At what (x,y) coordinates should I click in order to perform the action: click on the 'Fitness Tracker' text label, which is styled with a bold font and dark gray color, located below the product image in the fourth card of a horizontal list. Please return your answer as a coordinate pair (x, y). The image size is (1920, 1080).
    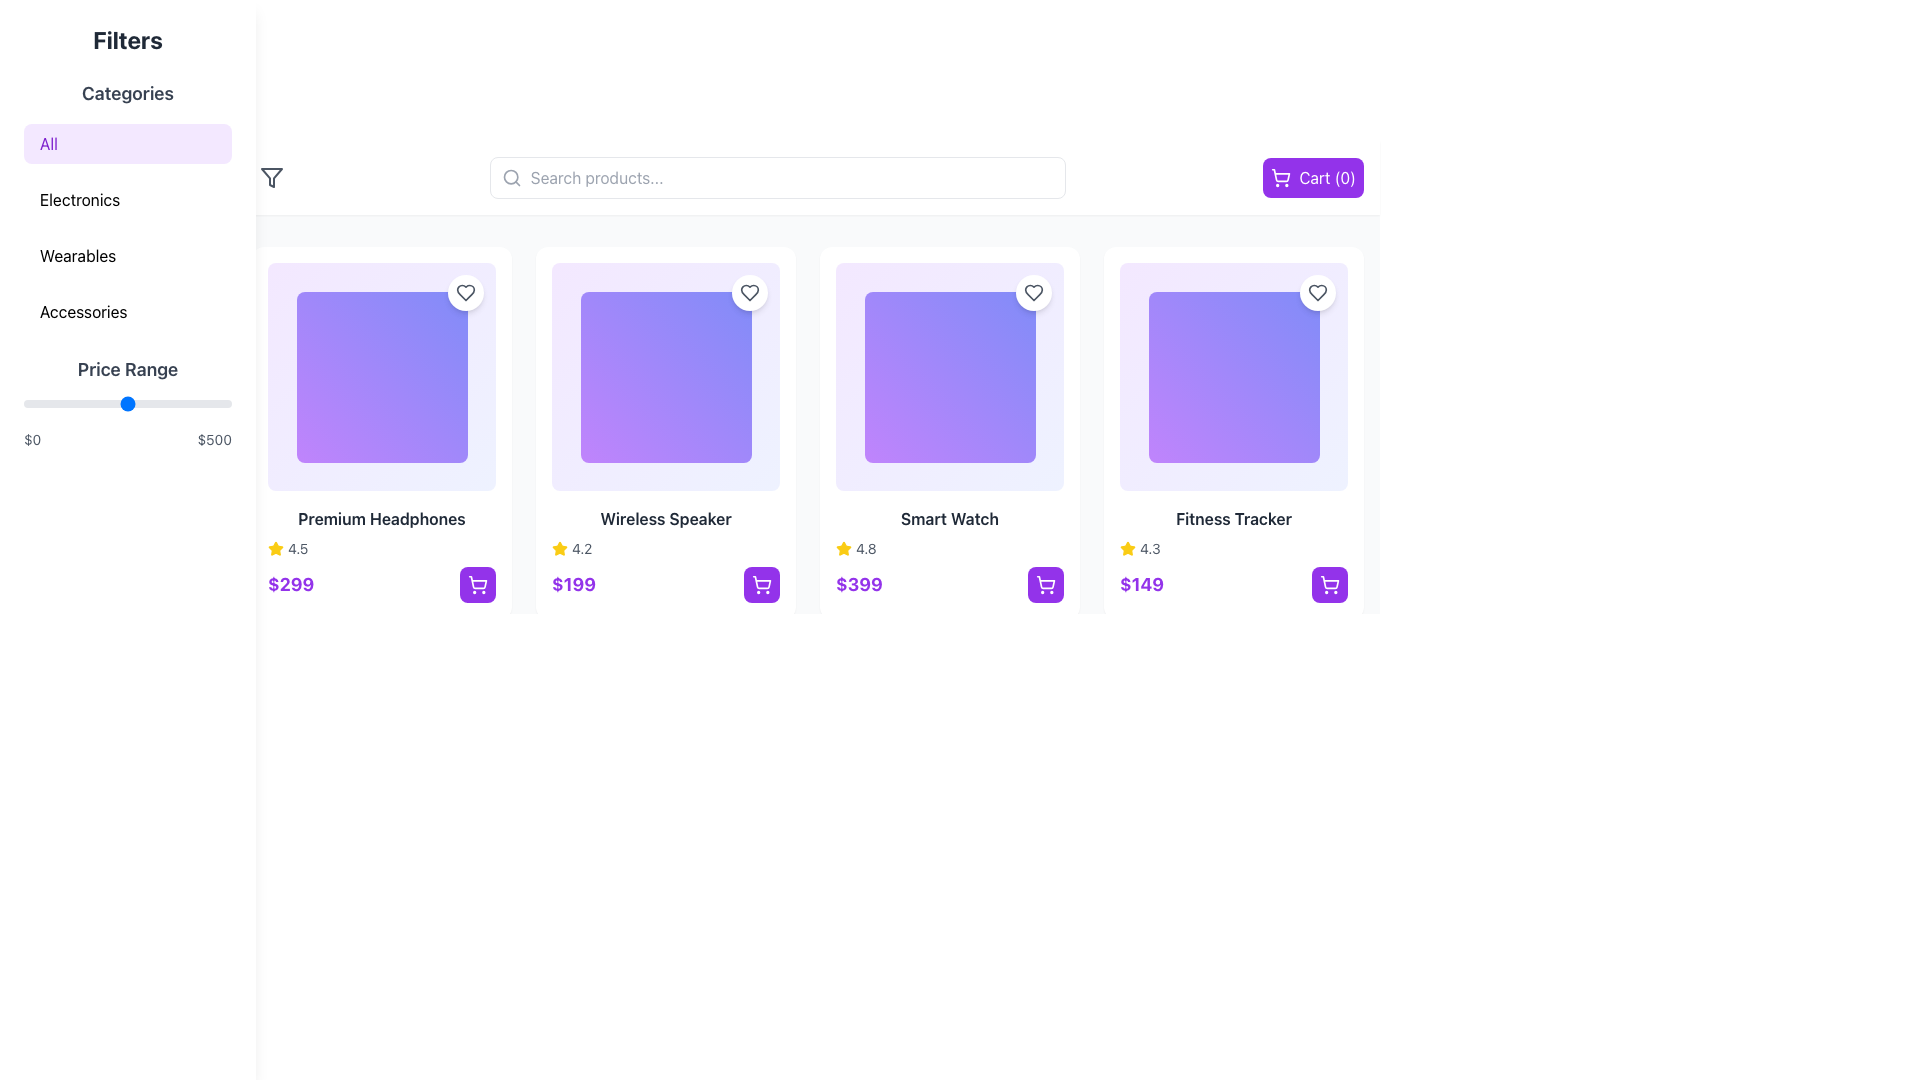
    Looking at the image, I should click on (1232, 518).